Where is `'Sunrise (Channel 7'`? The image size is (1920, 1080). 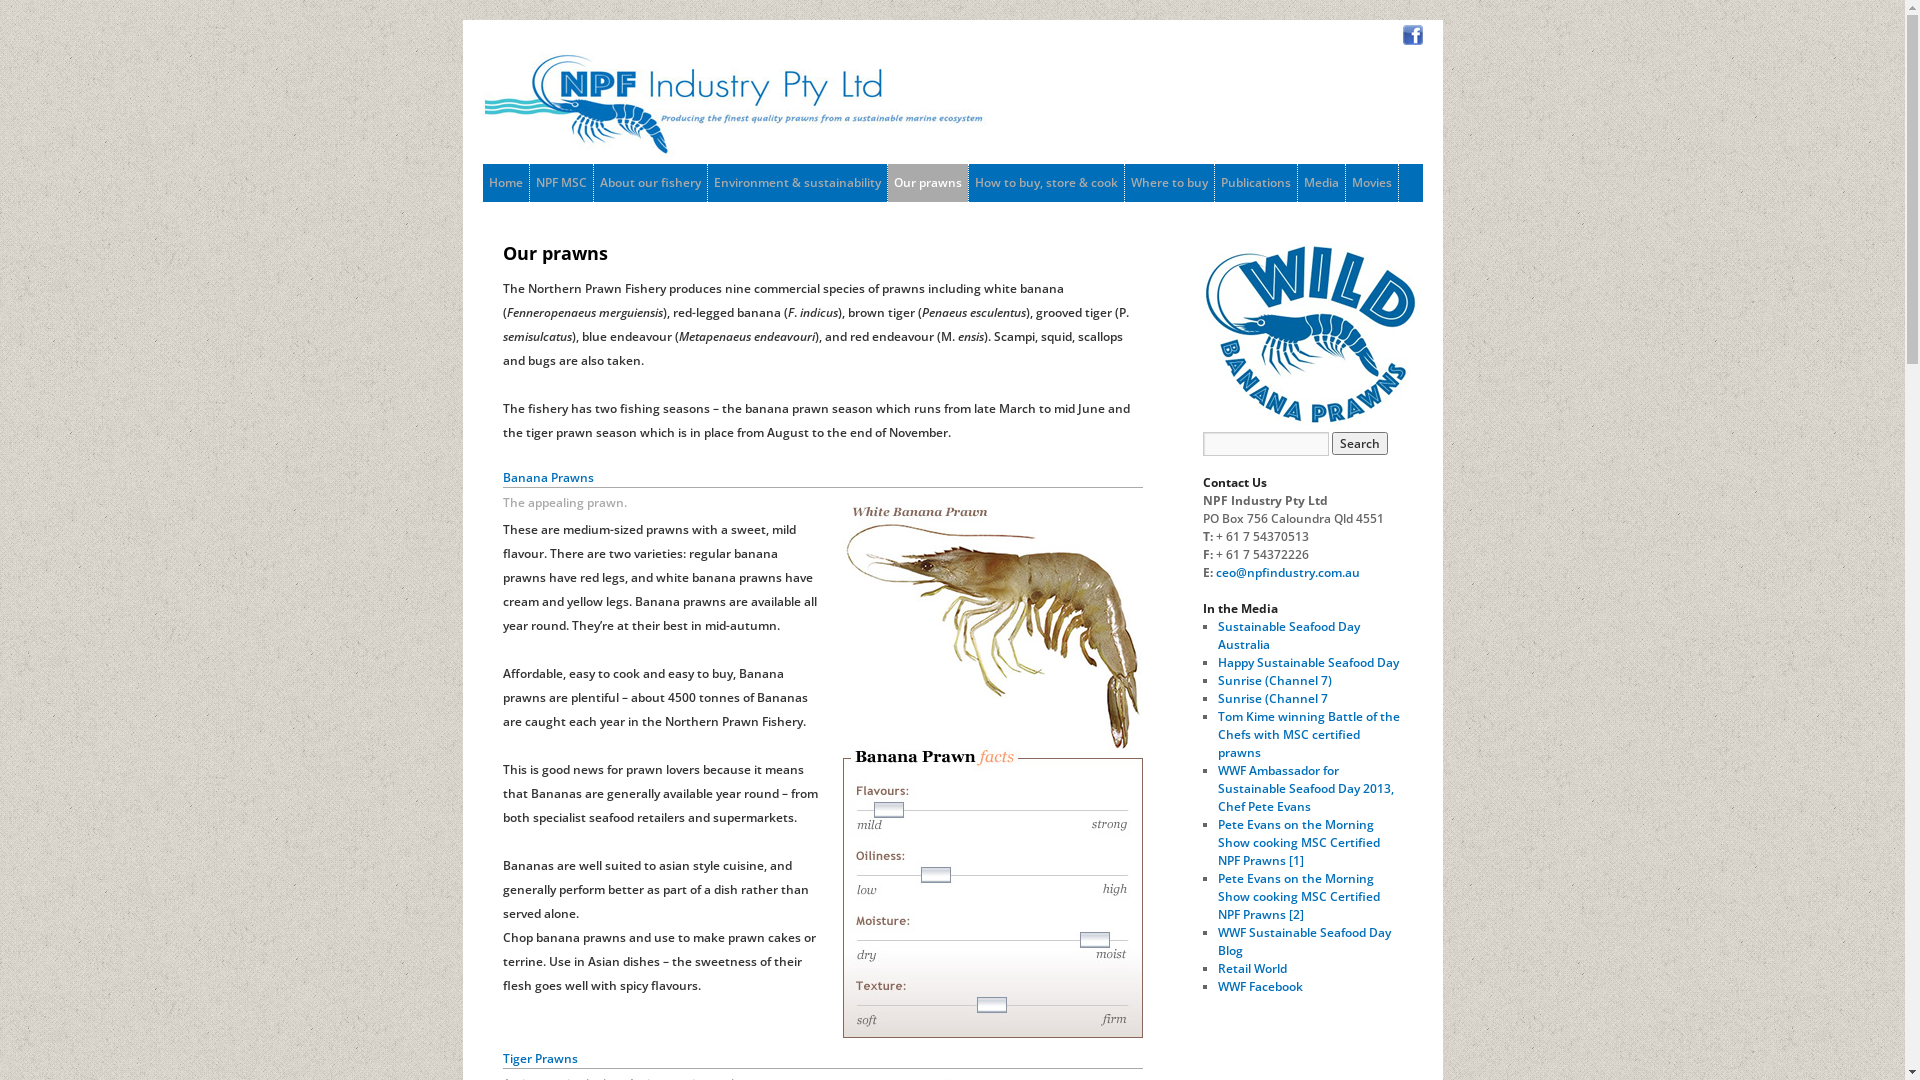
'Sunrise (Channel 7' is located at coordinates (1271, 697).